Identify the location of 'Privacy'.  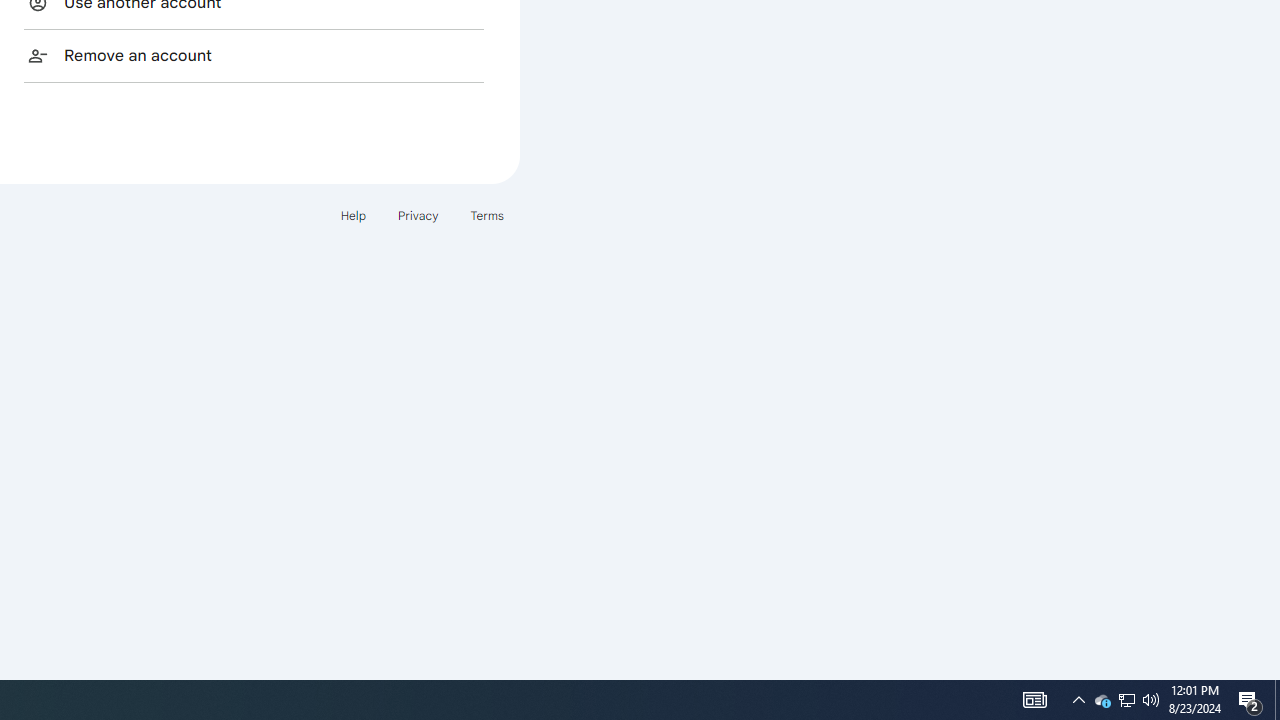
(416, 215).